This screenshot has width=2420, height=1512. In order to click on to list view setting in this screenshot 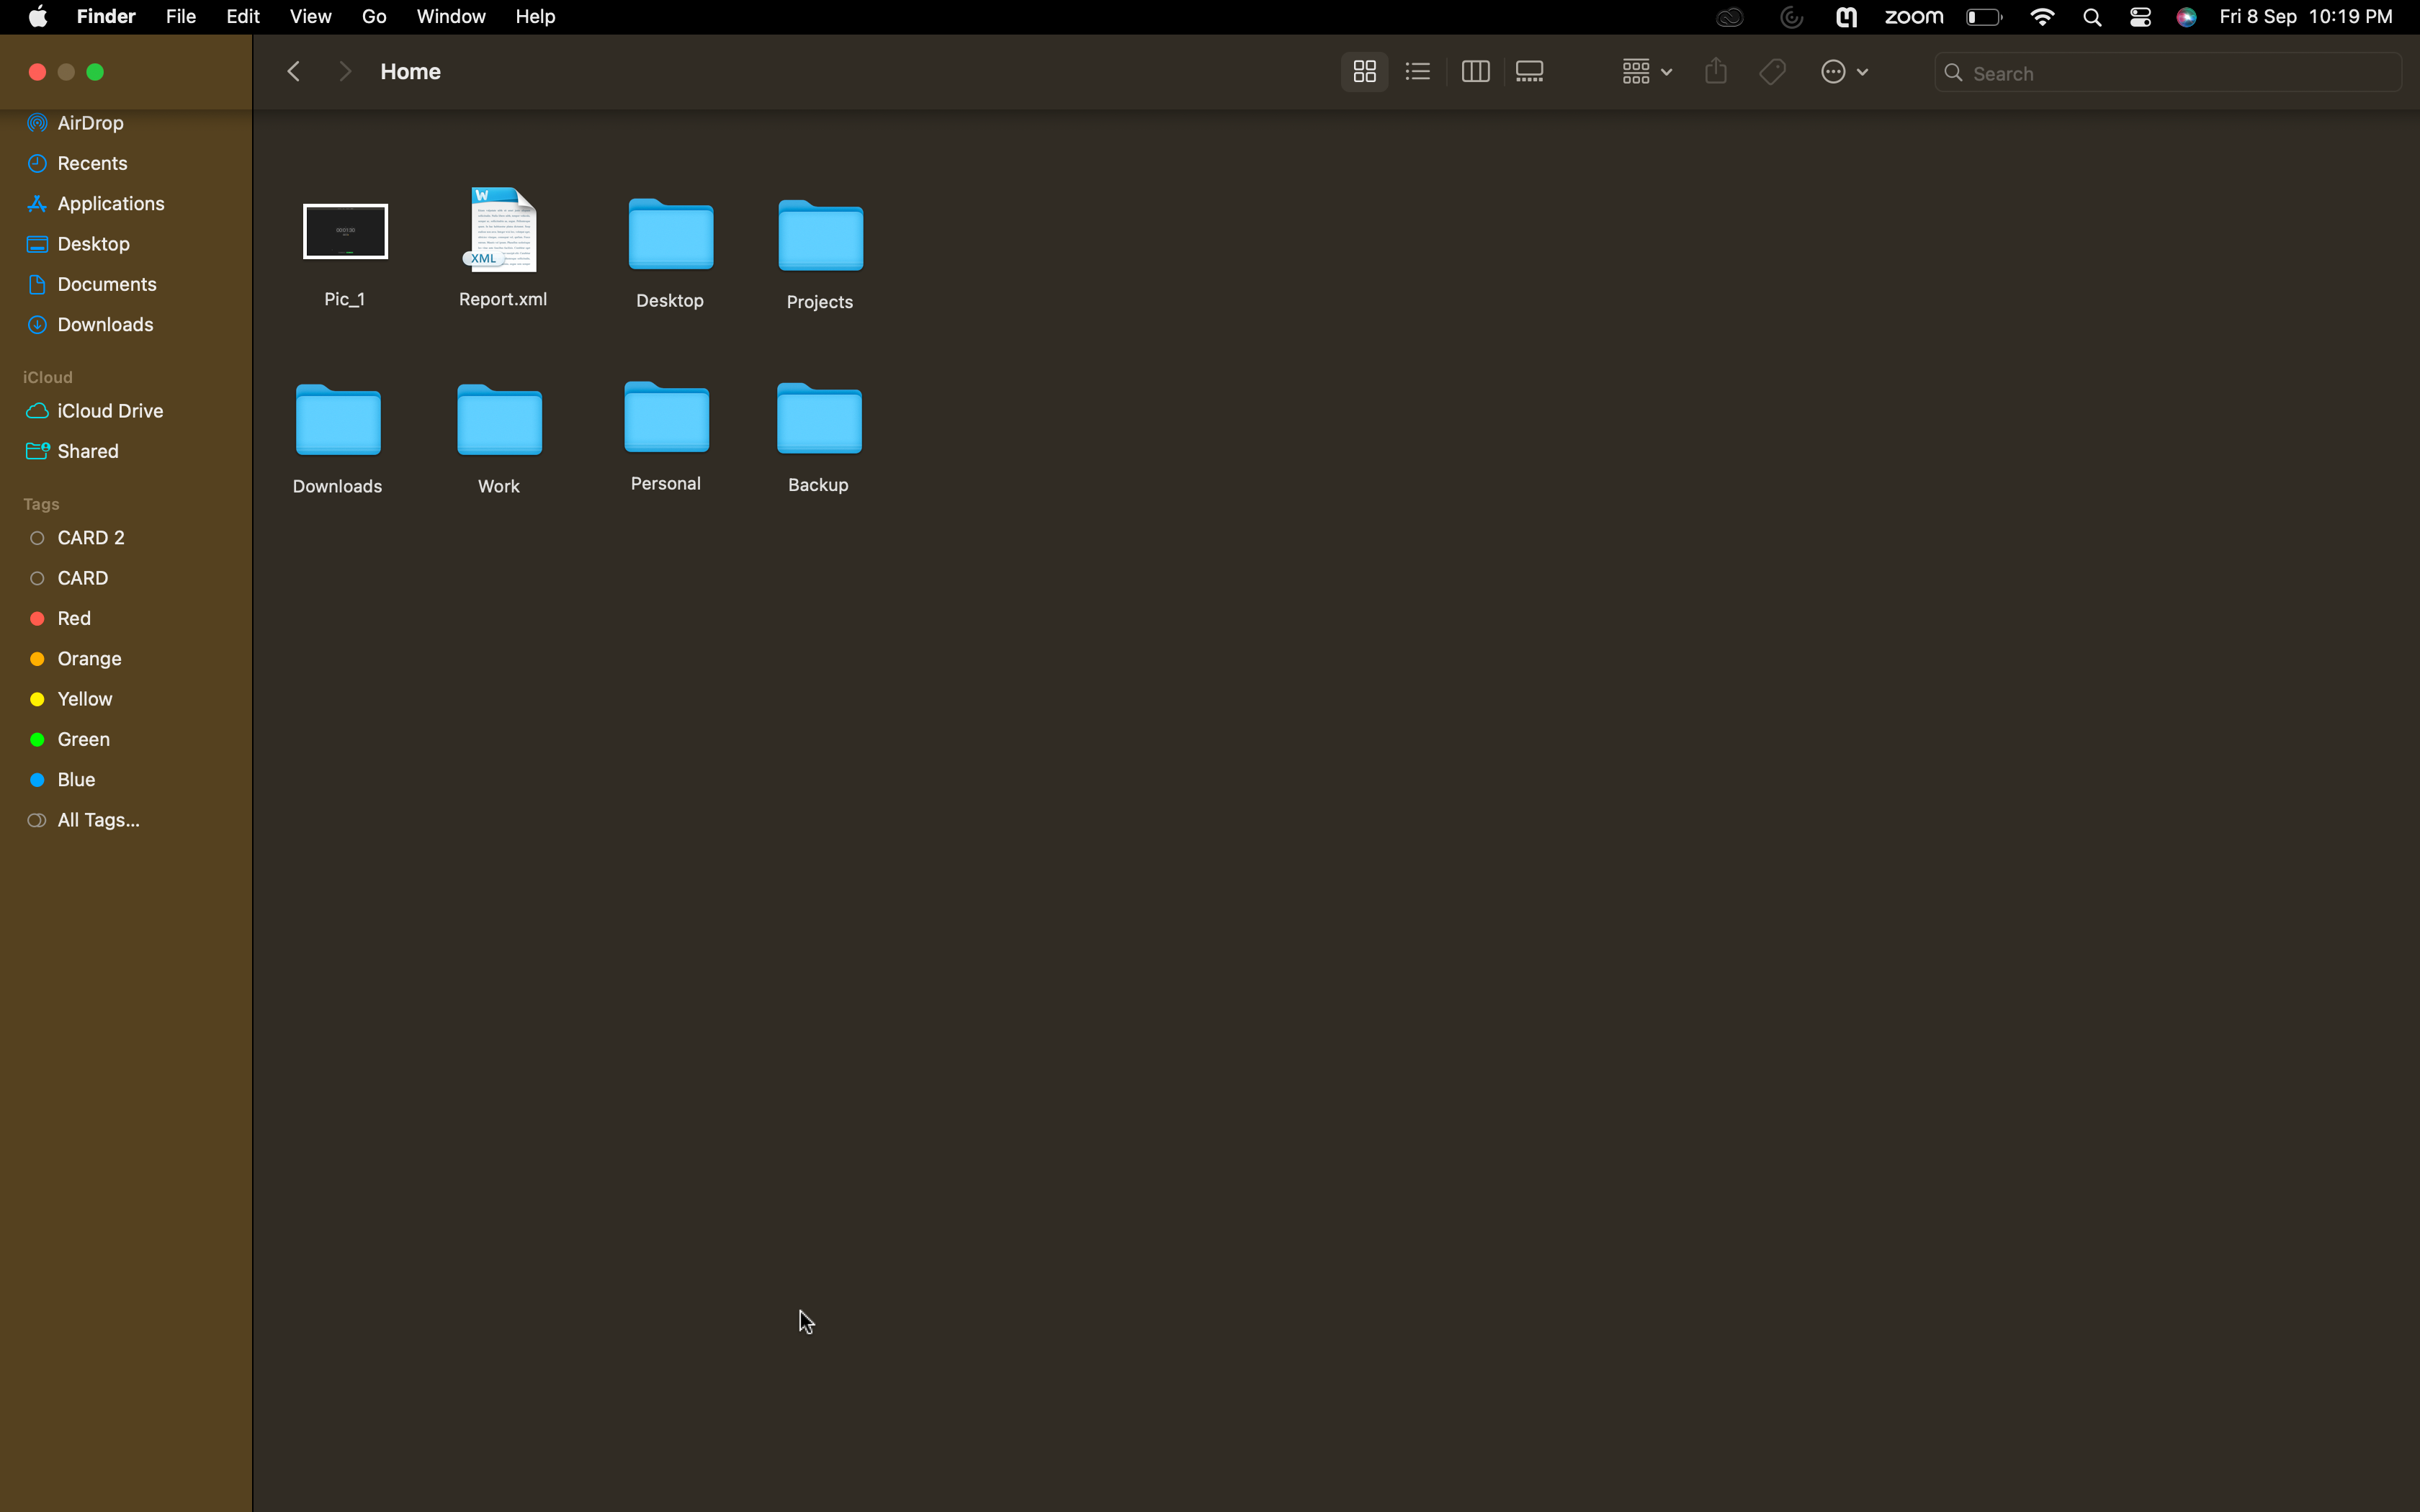, I will do `click(1419, 70)`.